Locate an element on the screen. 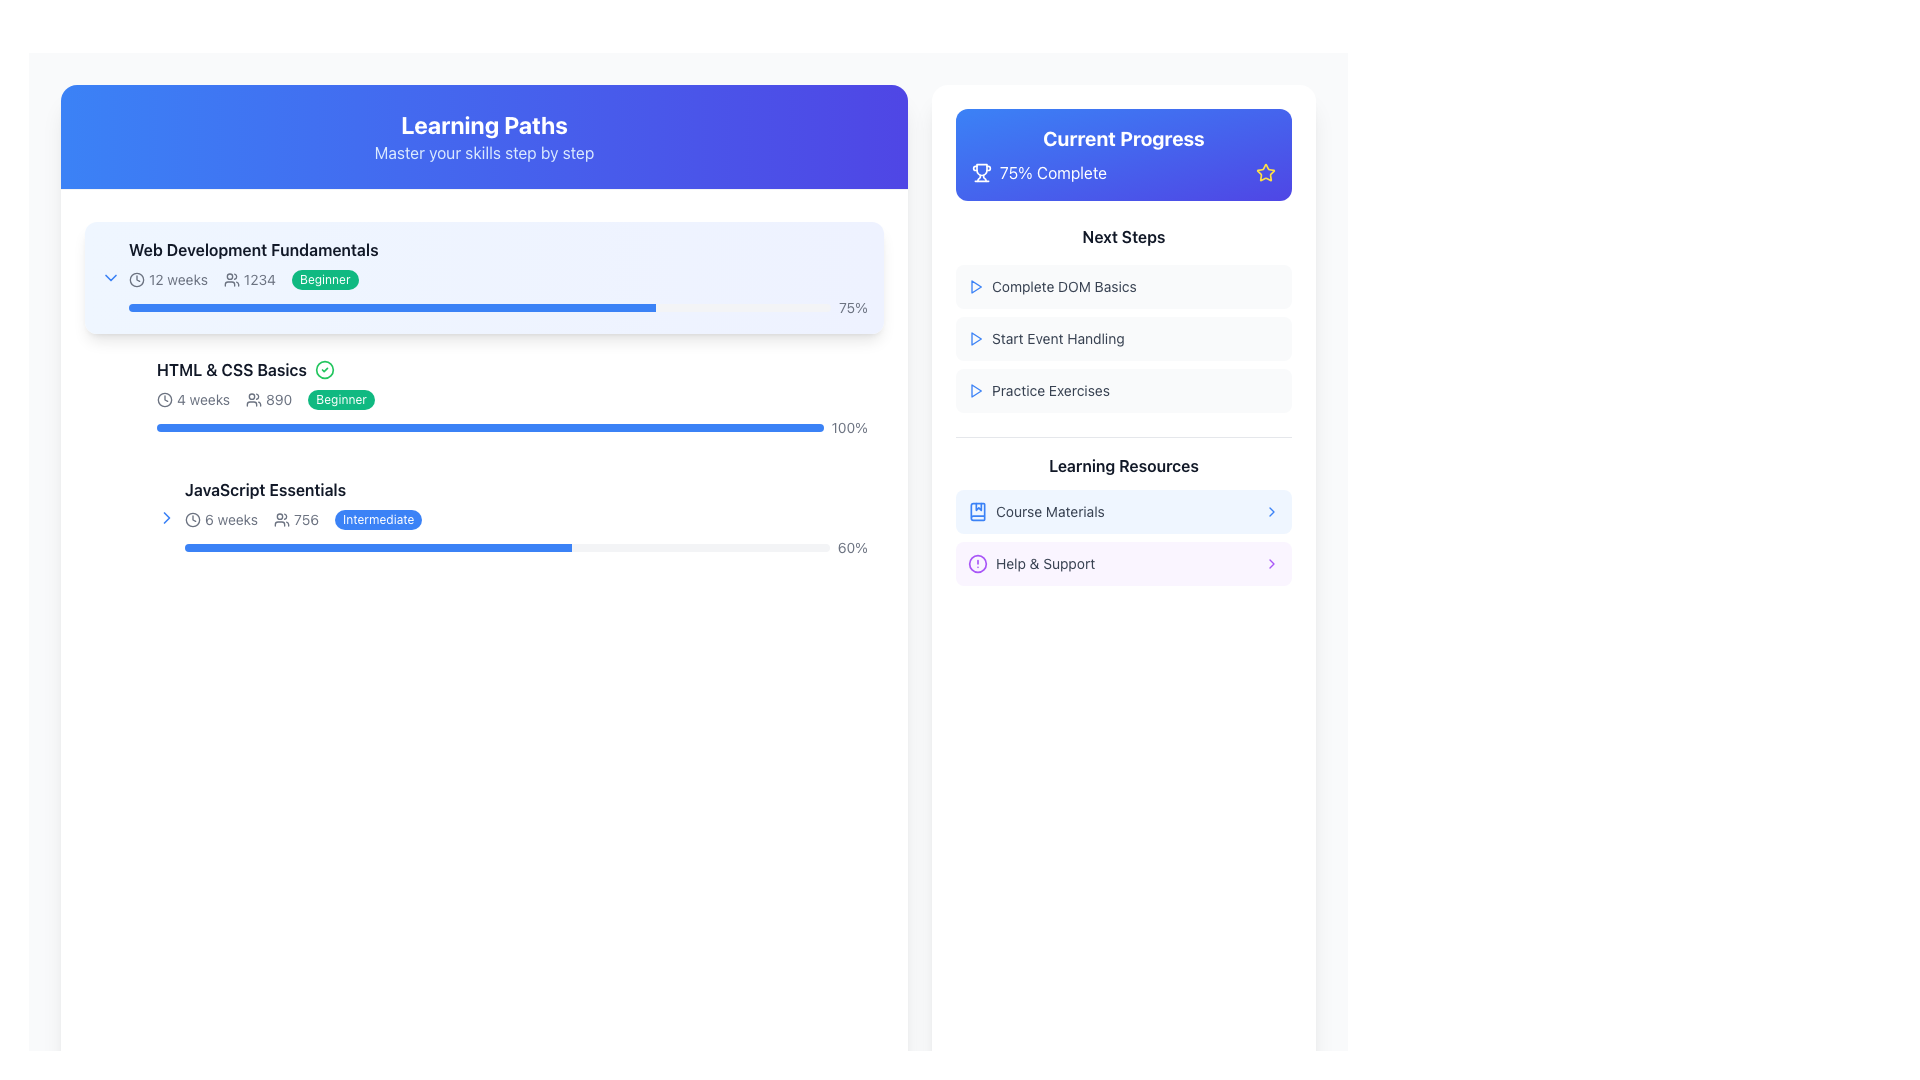  the text label indicating the duration of the course titled 'HTML & CSS Basics', located in the second section of the 'Learning Paths' module, to potentially trigger tooltip or styling effects is located at coordinates (193, 400).